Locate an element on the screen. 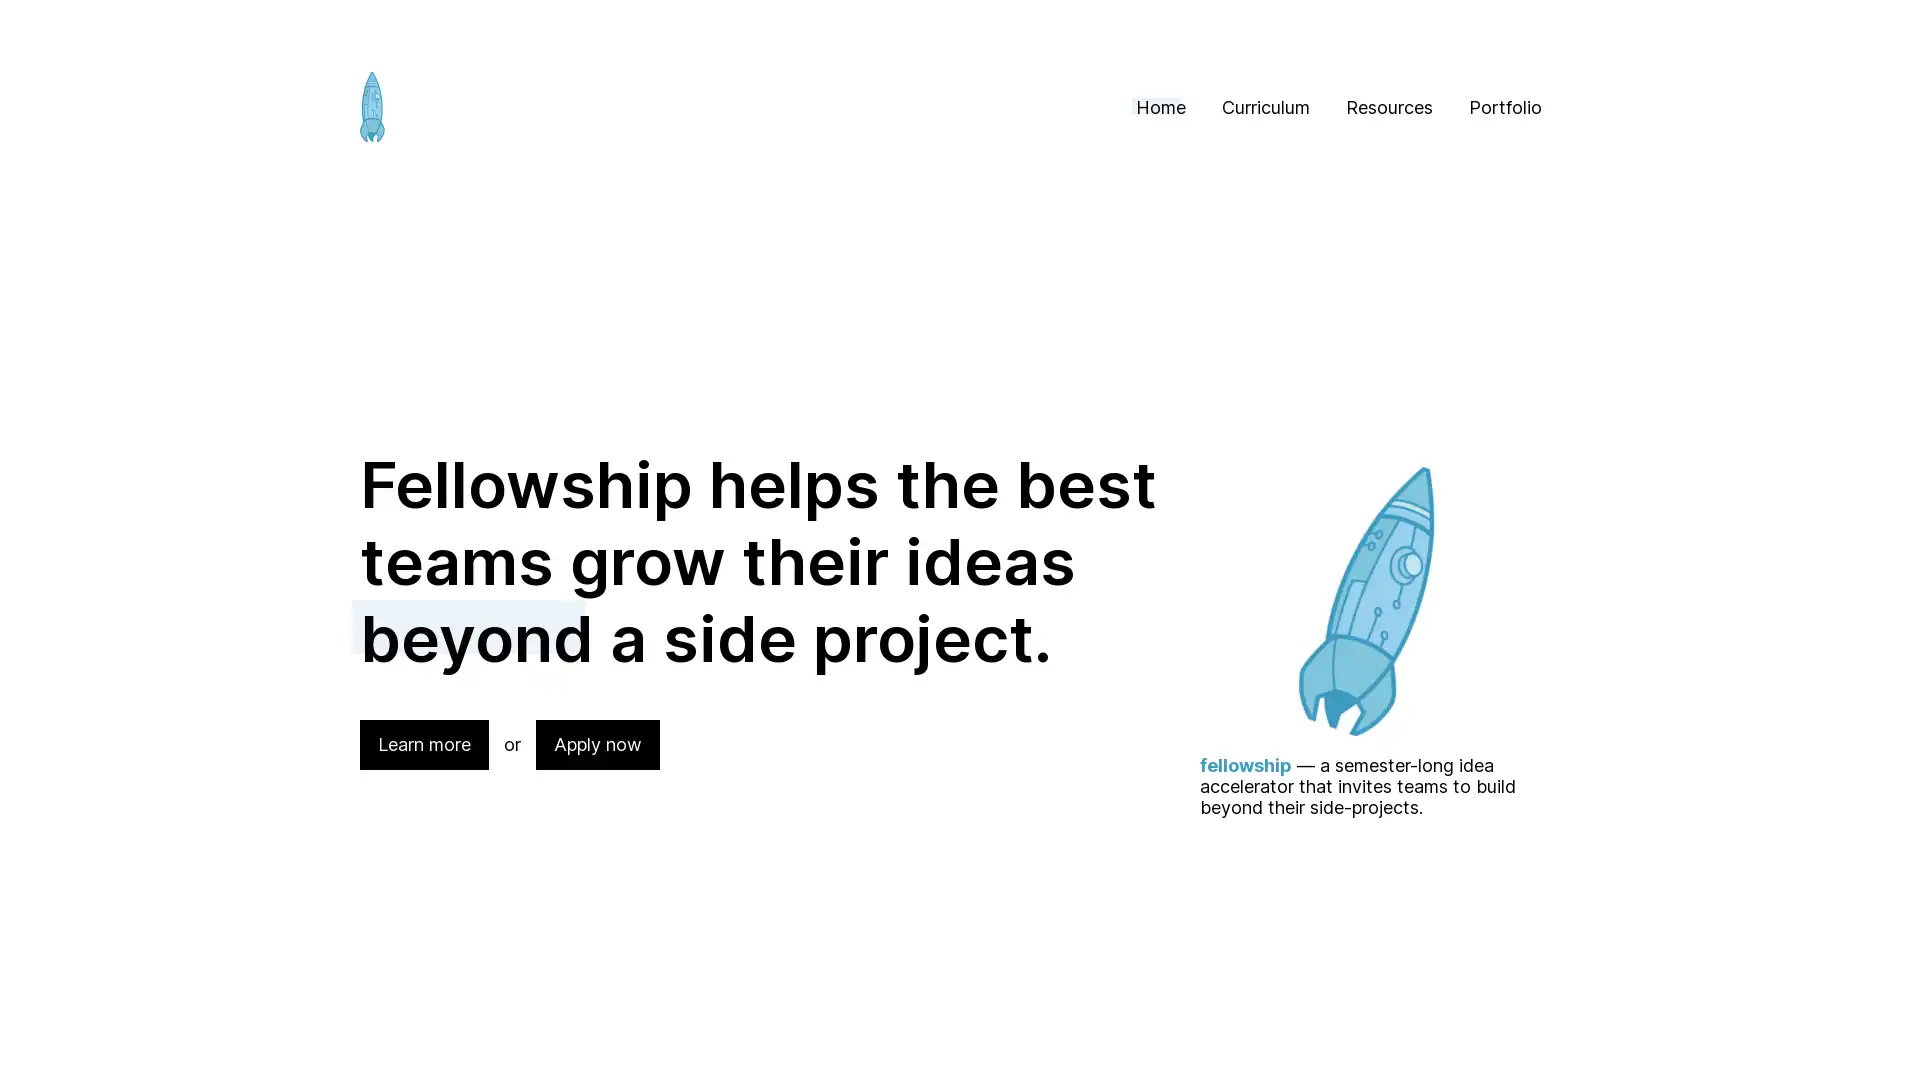 Image resolution: width=1920 pixels, height=1080 pixels. Learn more is located at coordinates (423, 744).